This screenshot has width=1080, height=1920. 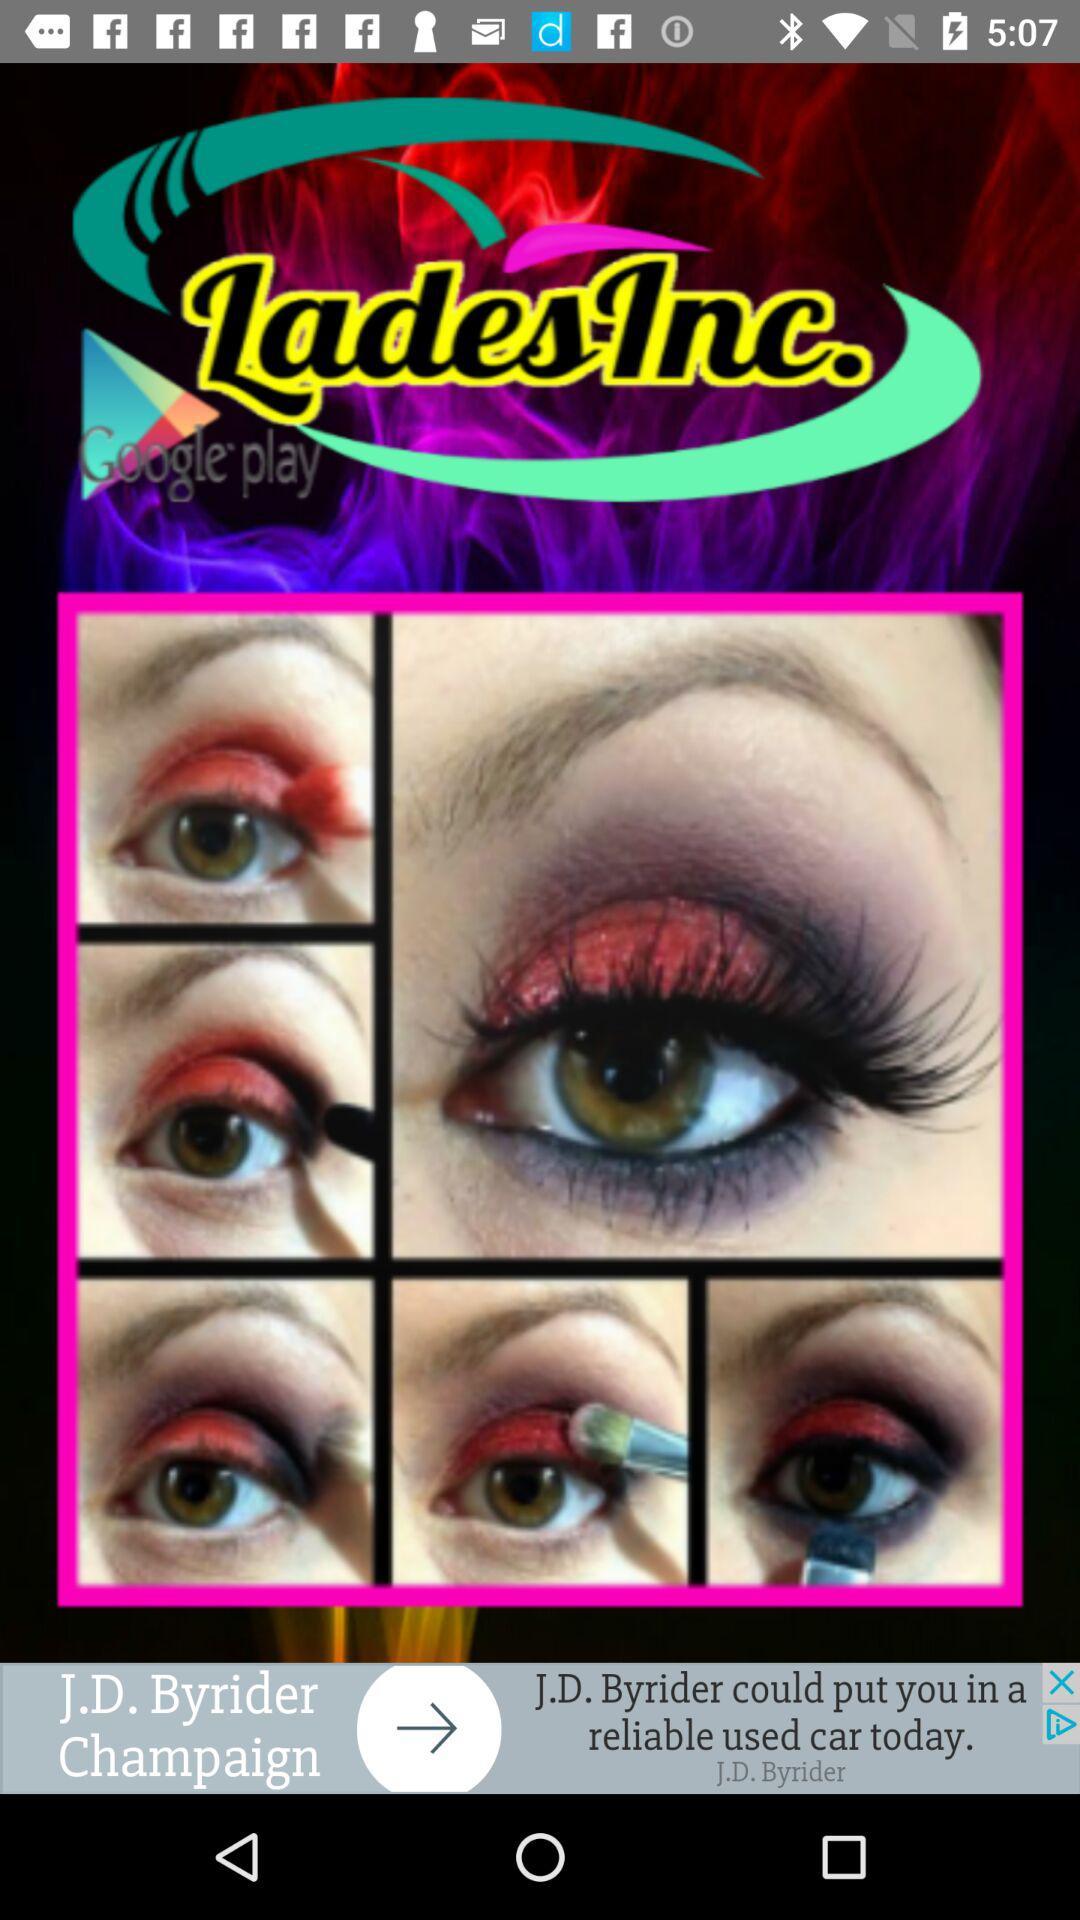 I want to click on play, so click(x=540, y=298).